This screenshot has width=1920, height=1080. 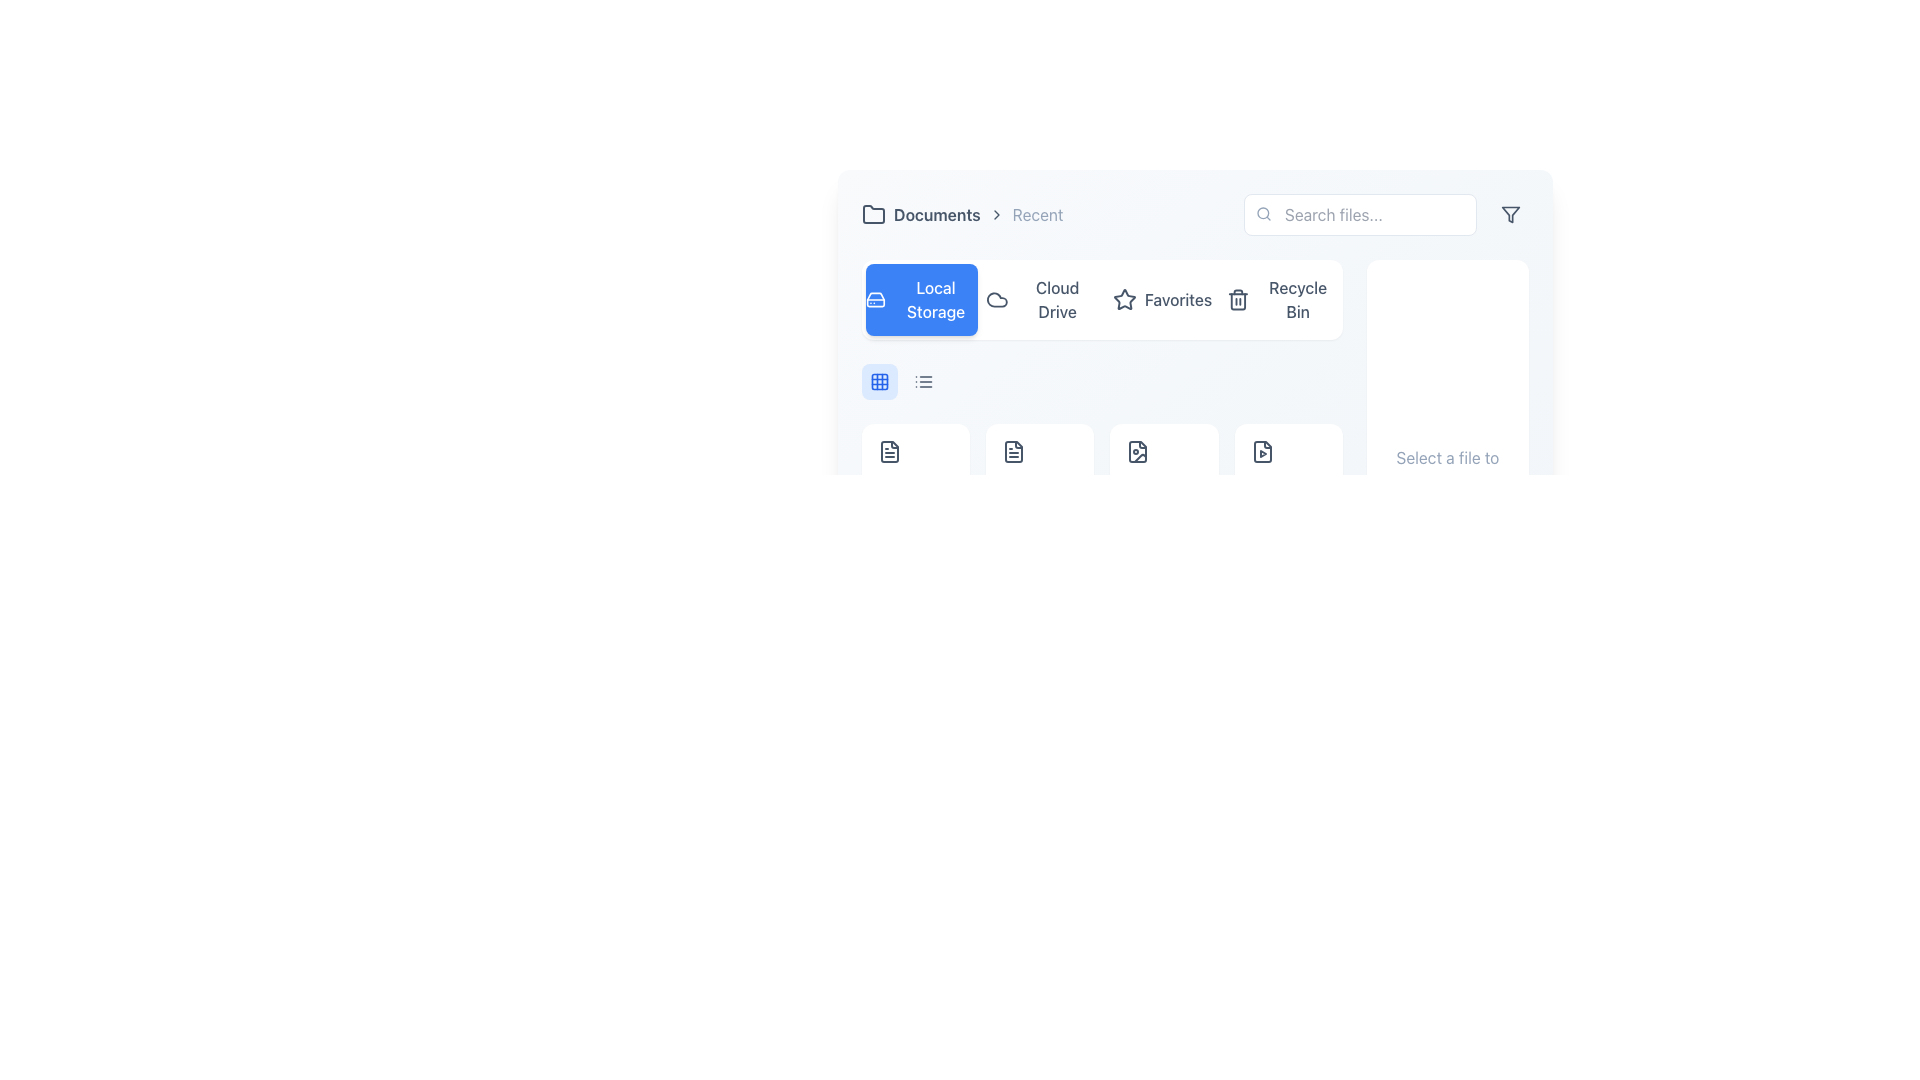 What do you see at coordinates (1511, 215) in the screenshot?
I see `on the filter icon, which is a small funnel-shaped icon located in the top-right corner of the toolbar, adjacent` at bounding box center [1511, 215].